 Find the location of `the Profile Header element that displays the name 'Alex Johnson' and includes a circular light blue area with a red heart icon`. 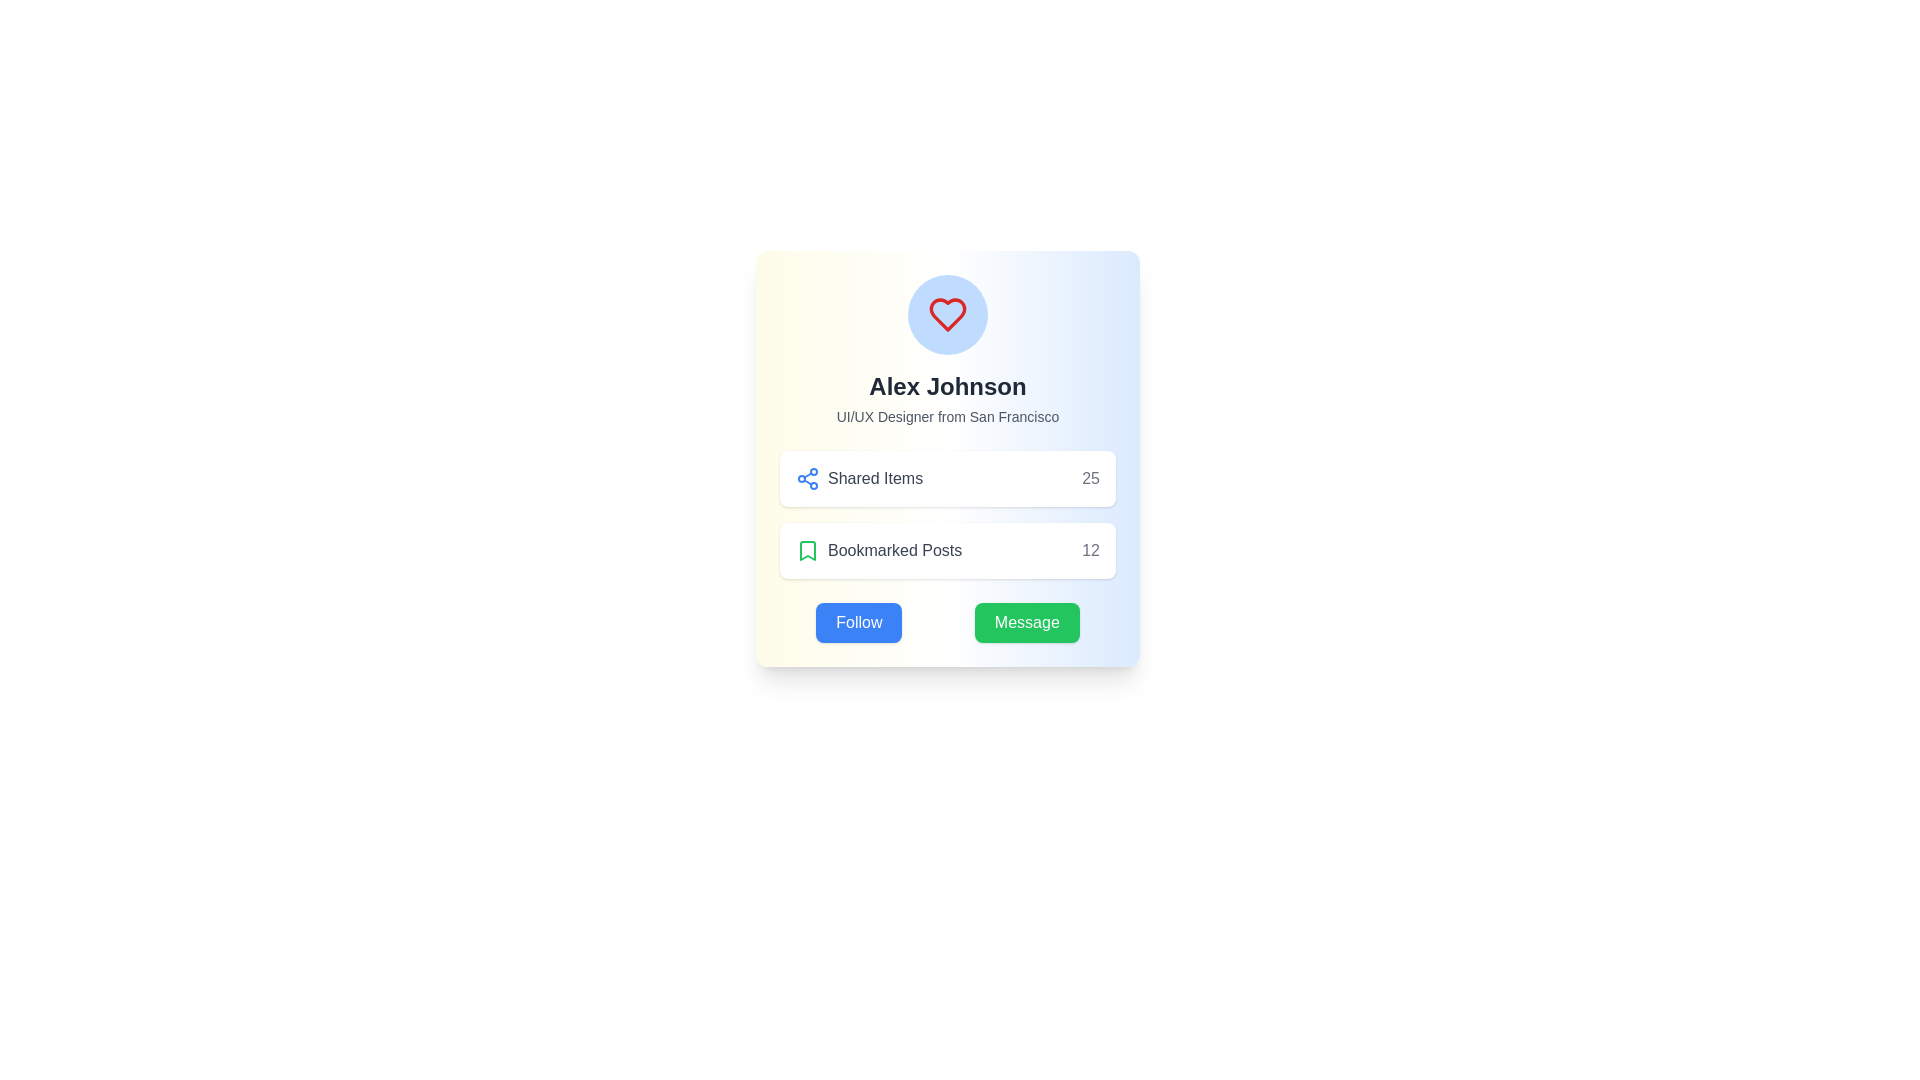

the Profile Header element that displays the name 'Alex Johnson' and includes a circular light blue area with a red heart icon is located at coordinates (947, 350).